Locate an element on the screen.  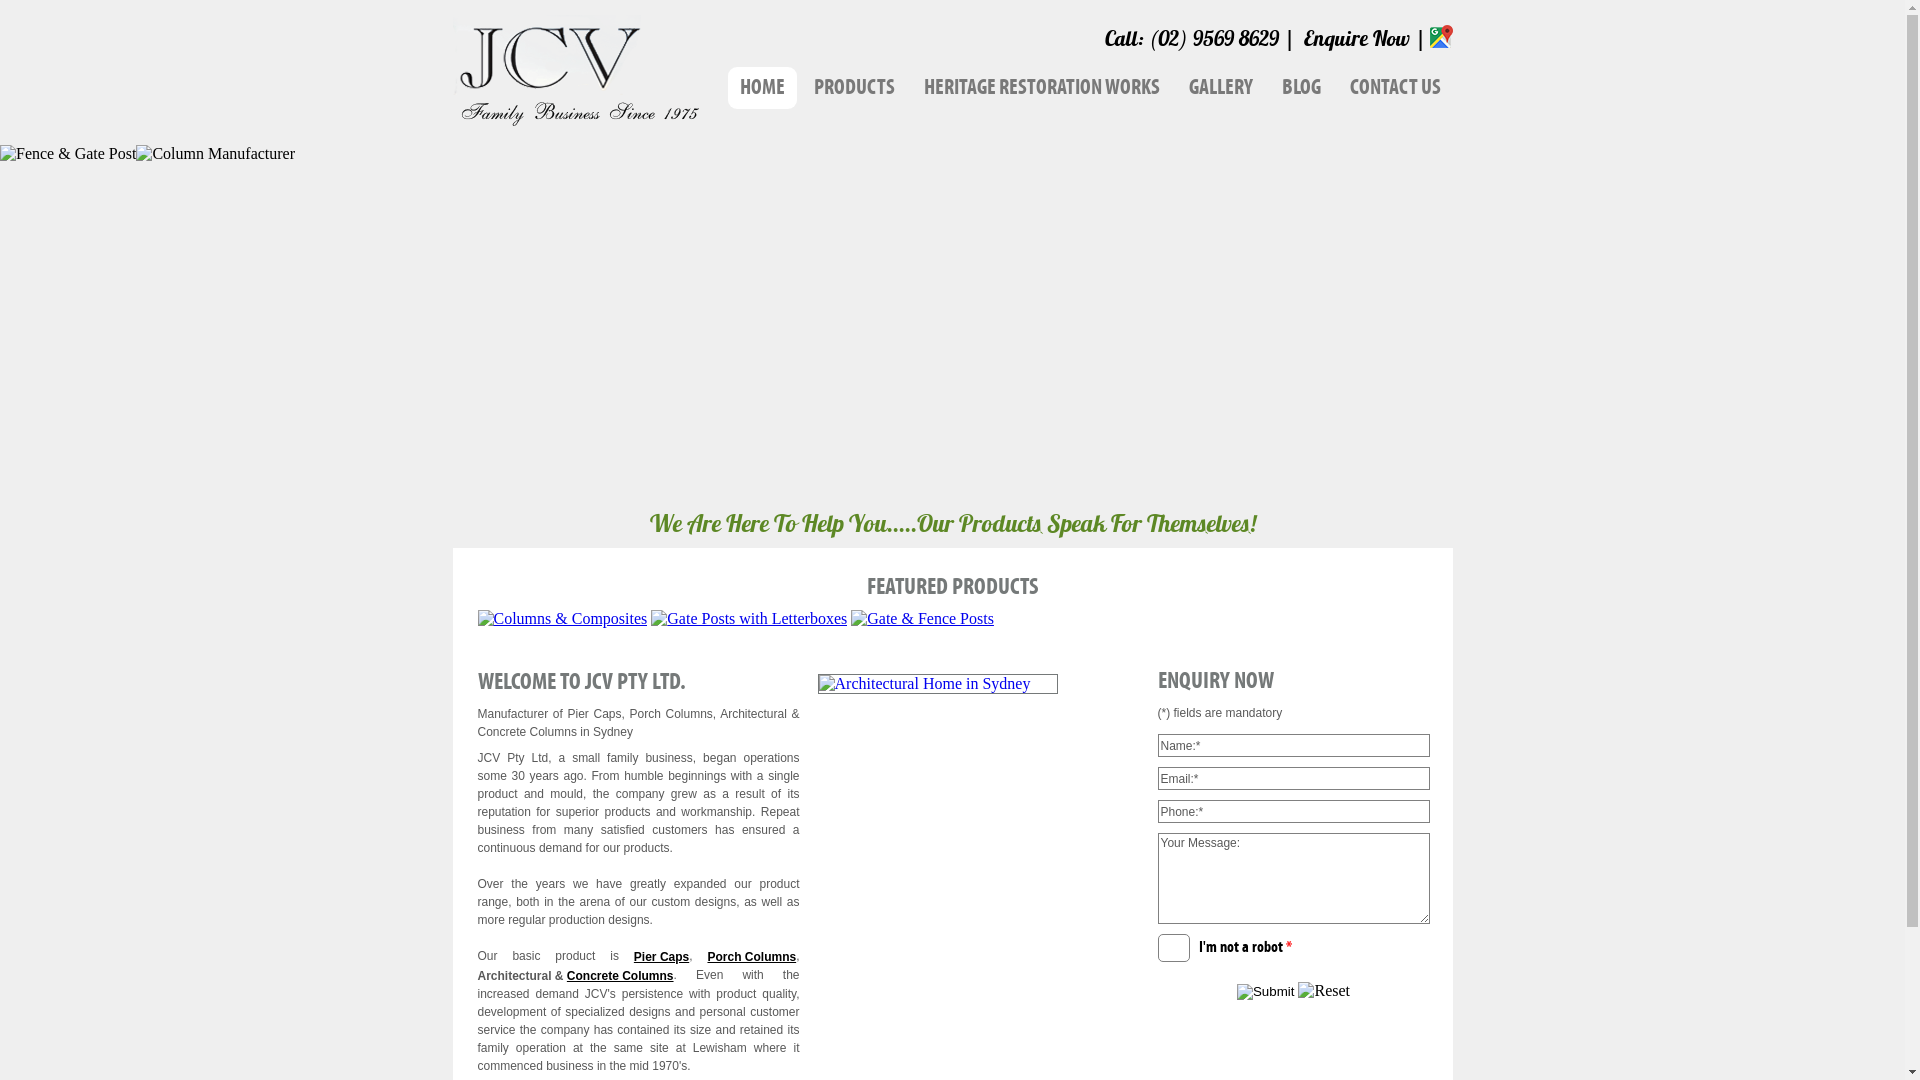
'(02) 9569 8629' is located at coordinates (1143, 38).